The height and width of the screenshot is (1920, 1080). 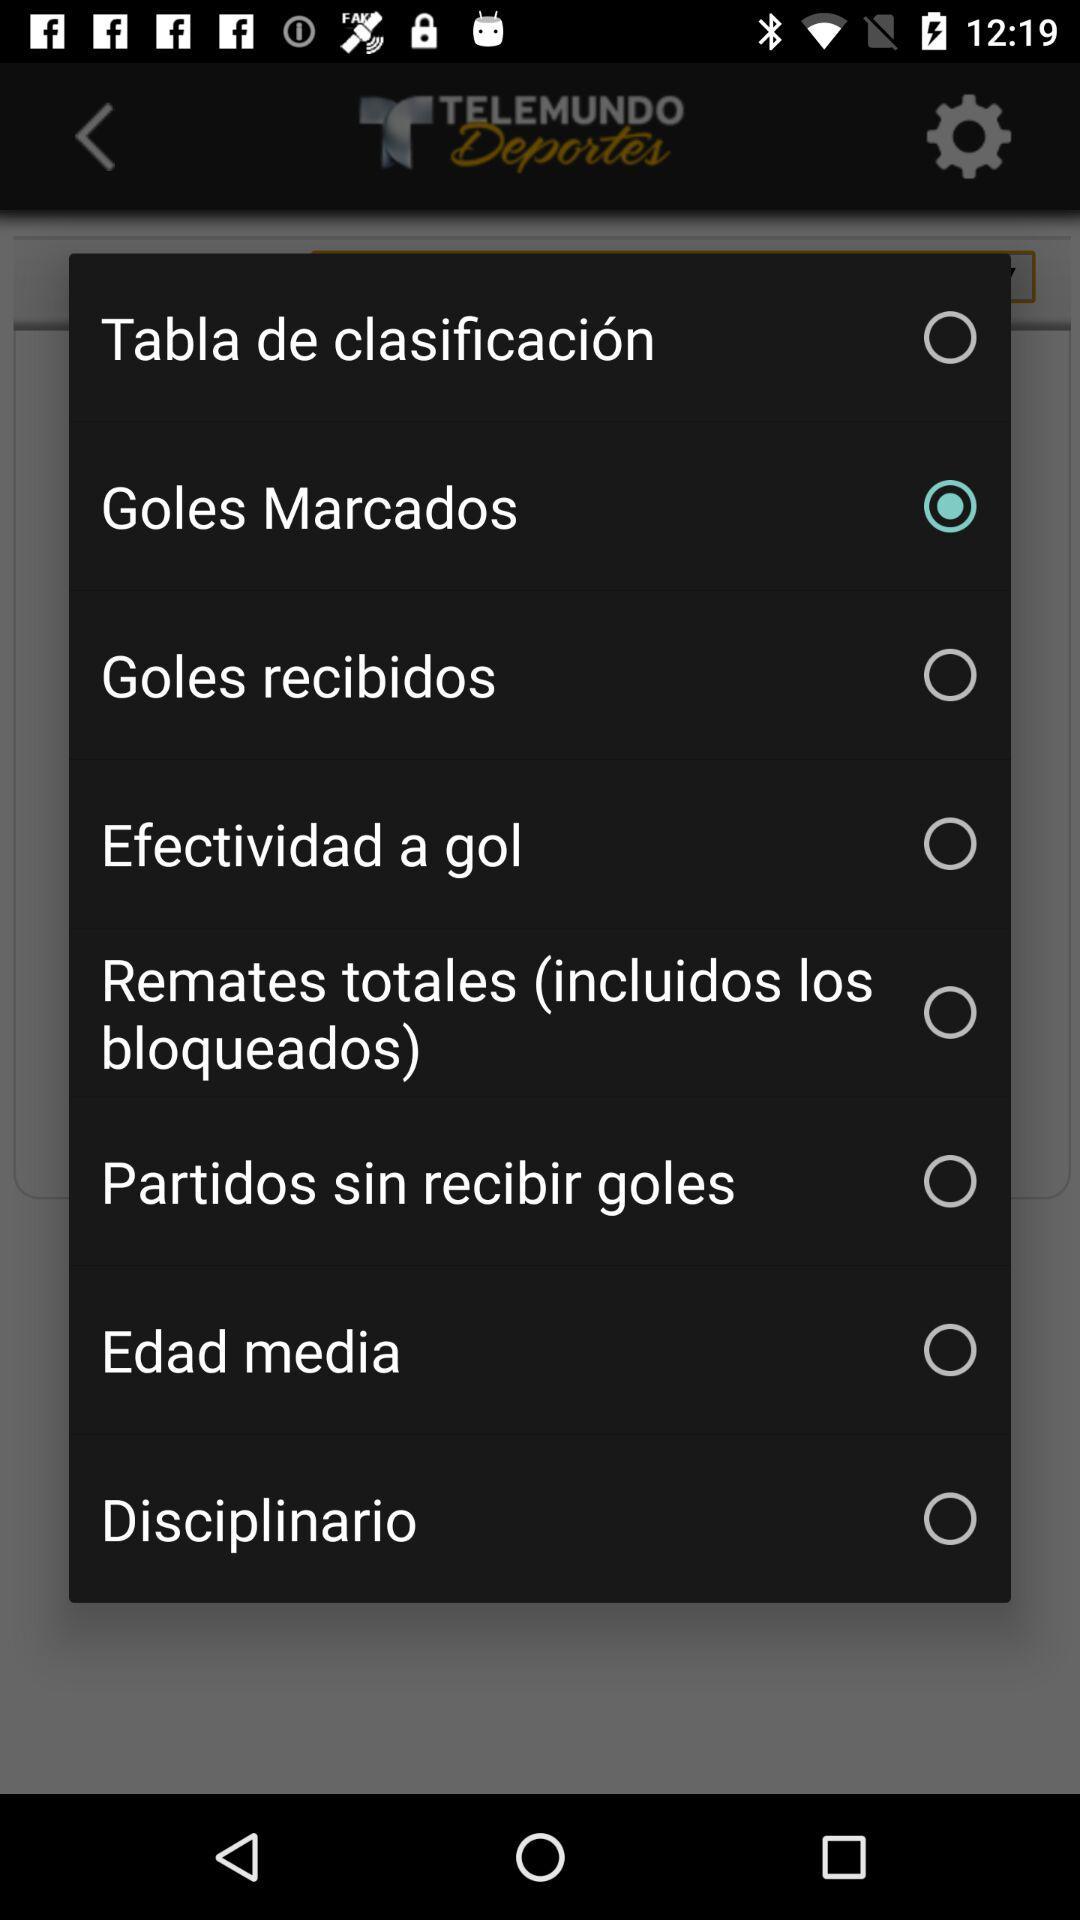 What do you see at coordinates (540, 1012) in the screenshot?
I see `the icon below the efectividad a gol item` at bounding box center [540, 1012].